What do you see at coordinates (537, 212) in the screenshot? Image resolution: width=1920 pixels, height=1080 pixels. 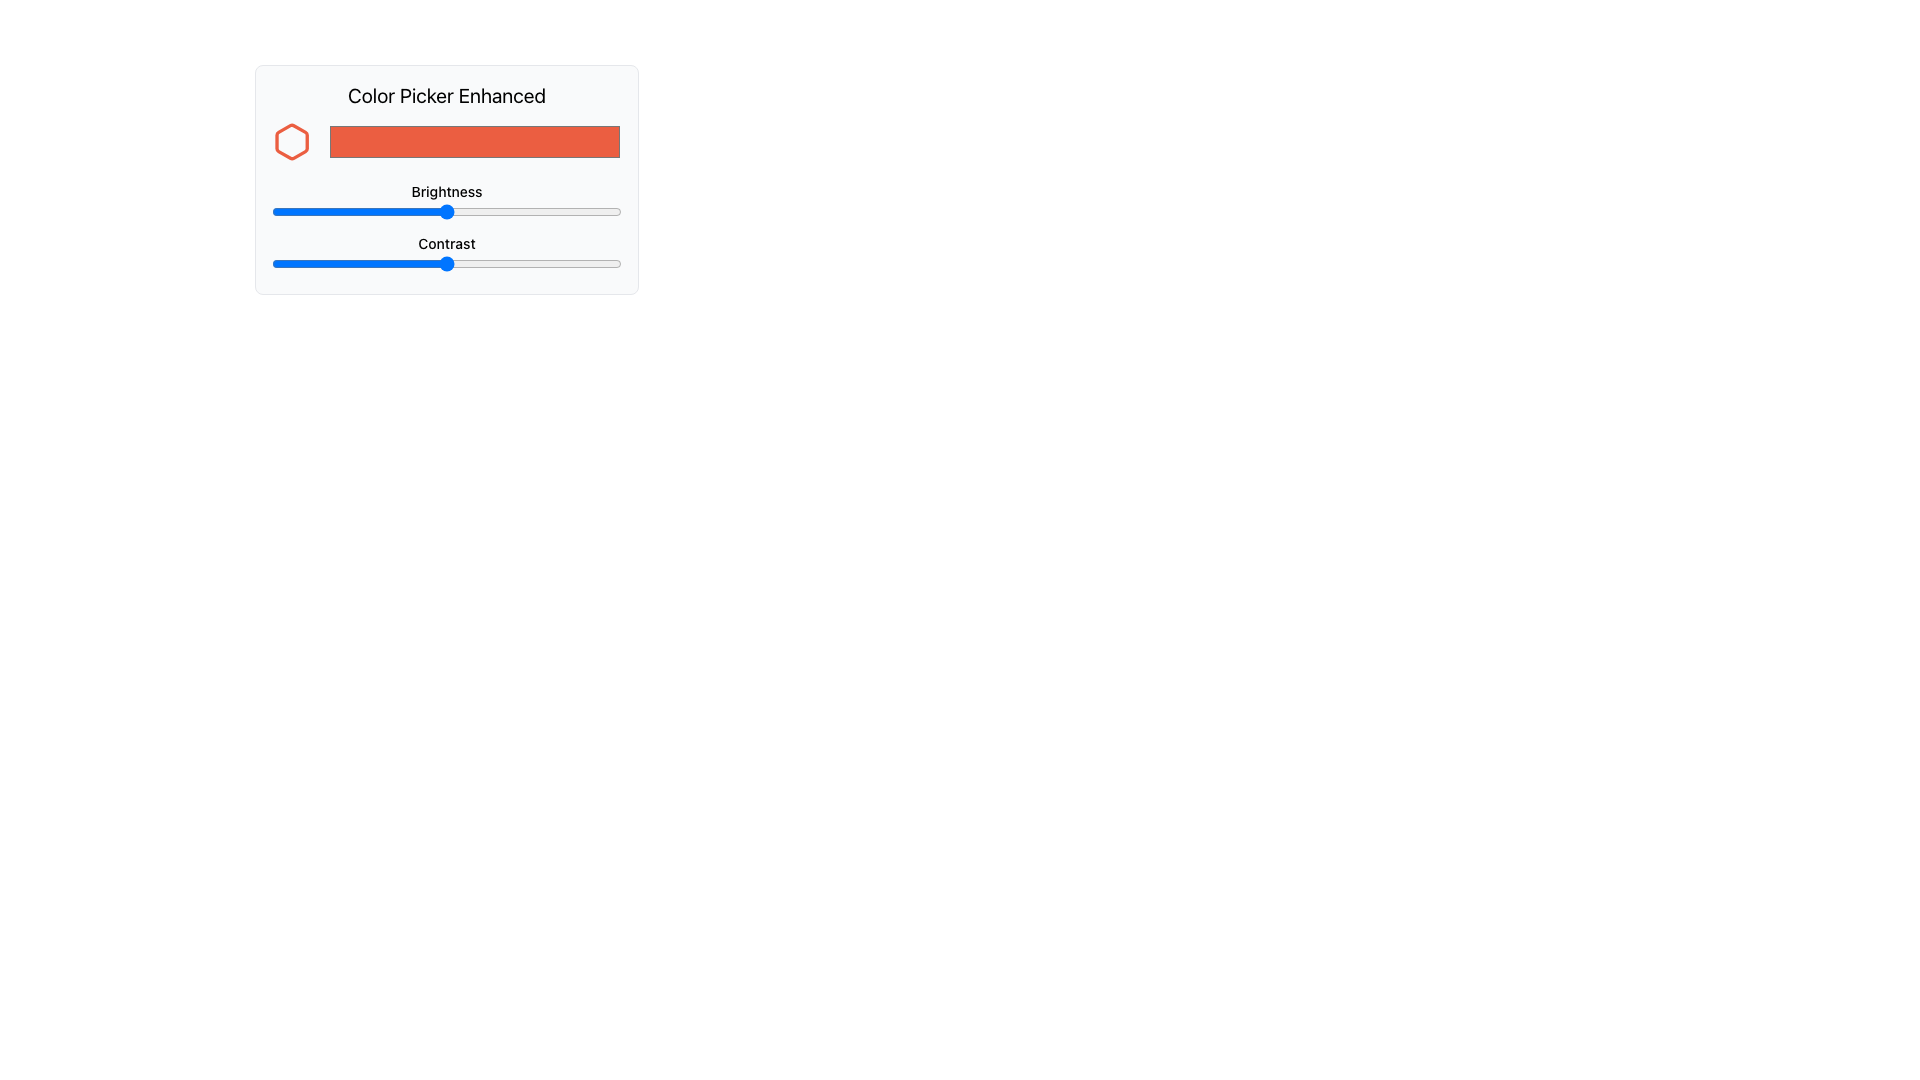 I see `brightness level` at bounding box center [537, 212].